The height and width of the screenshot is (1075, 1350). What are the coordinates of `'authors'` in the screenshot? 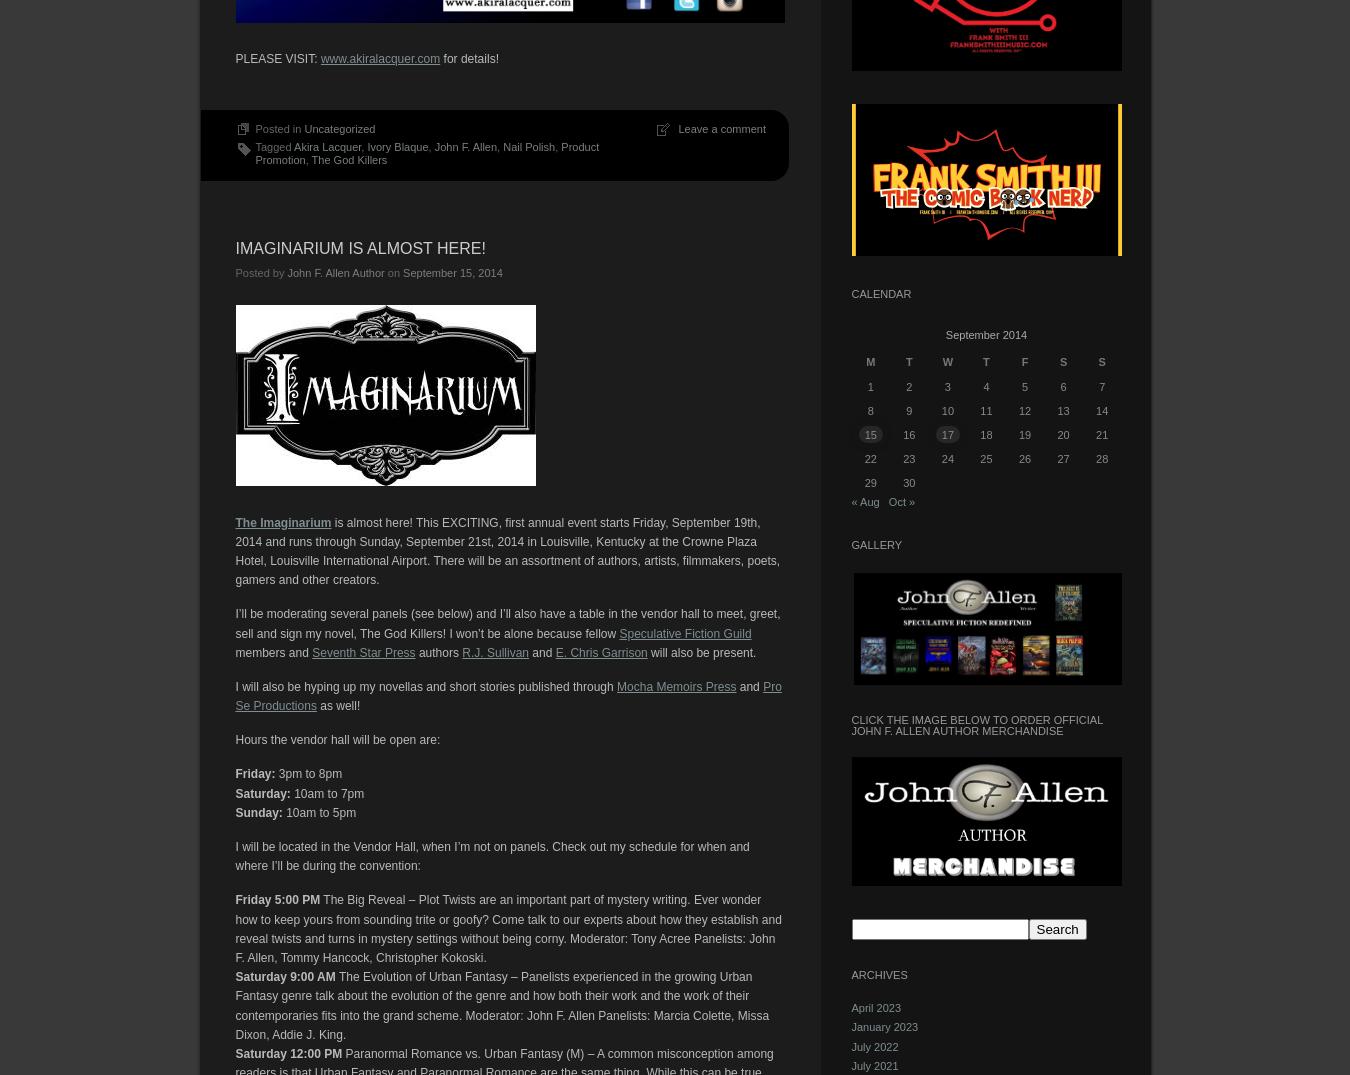 It's located at (438, 651).